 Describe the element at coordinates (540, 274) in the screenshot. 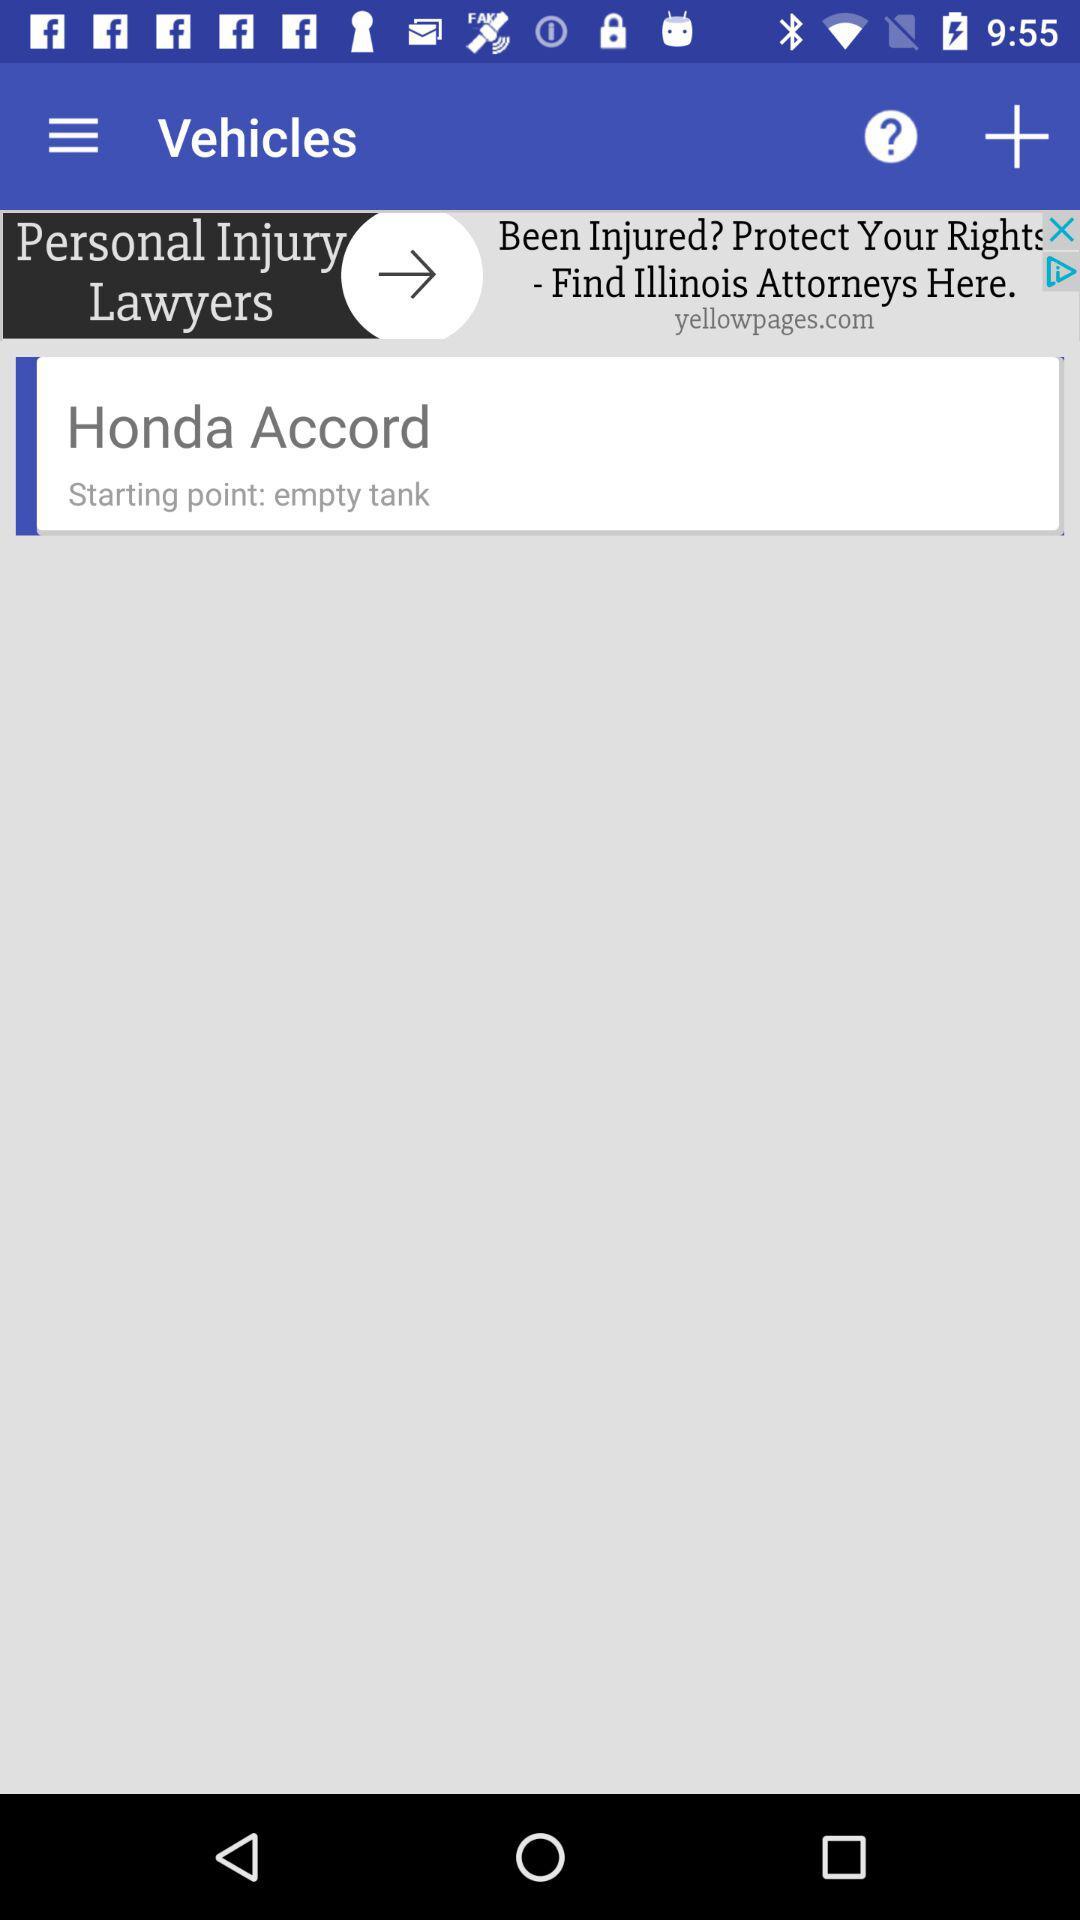

I see `find lawyers in yellowpages` at that location.